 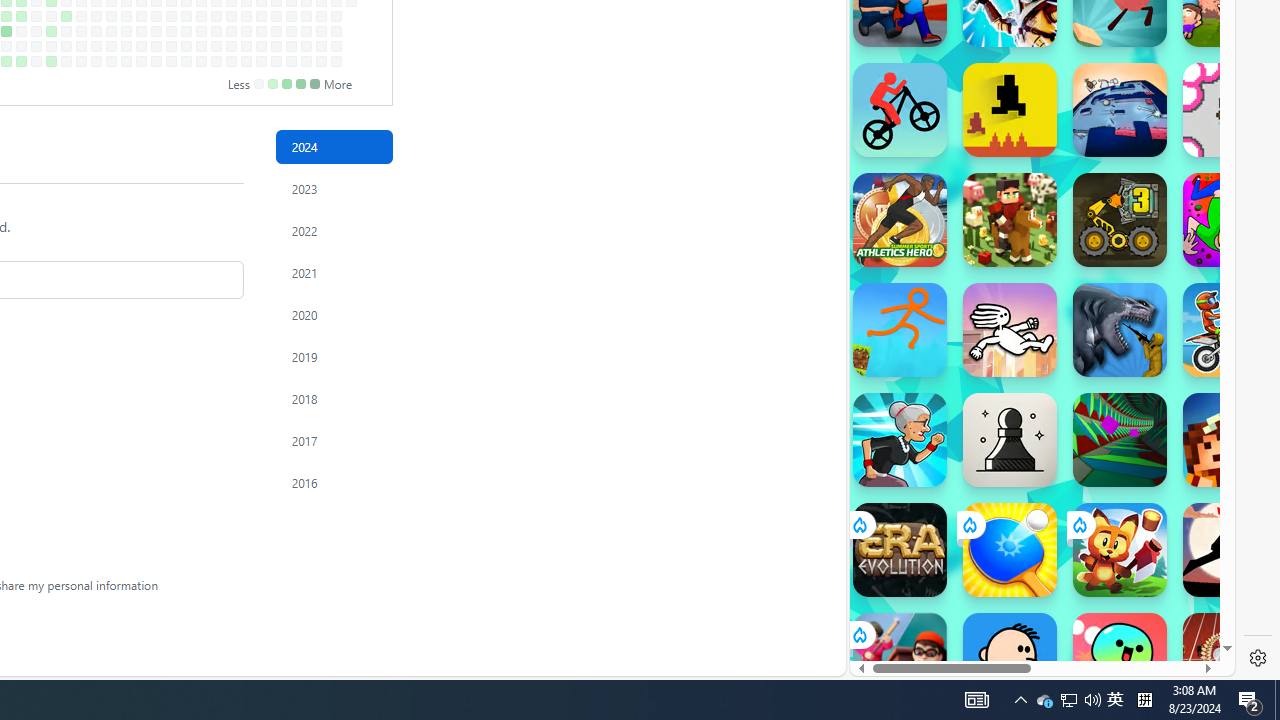 I want to click on 'No contributions on December 6th.', so click(x=290, y=45).